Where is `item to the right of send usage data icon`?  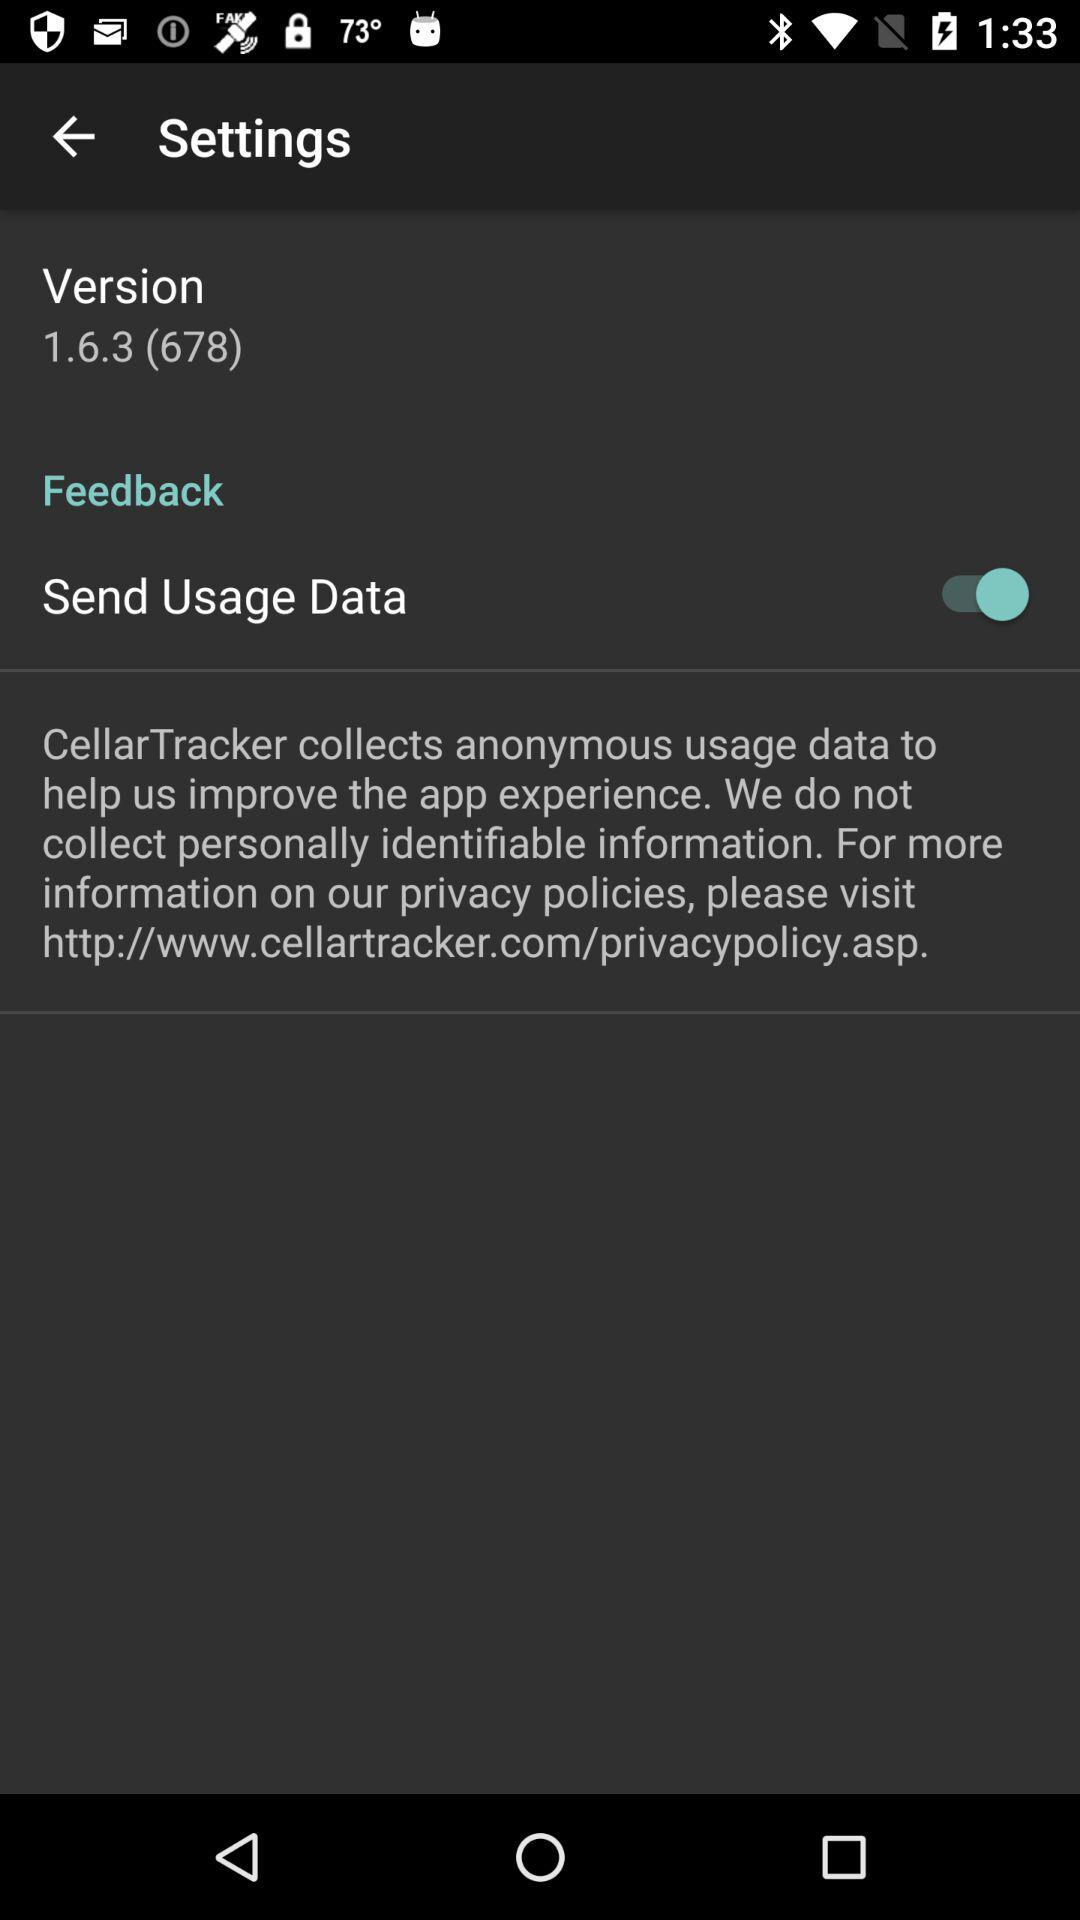
item to the right of send usage data icon is located at coordinates (974, 593).